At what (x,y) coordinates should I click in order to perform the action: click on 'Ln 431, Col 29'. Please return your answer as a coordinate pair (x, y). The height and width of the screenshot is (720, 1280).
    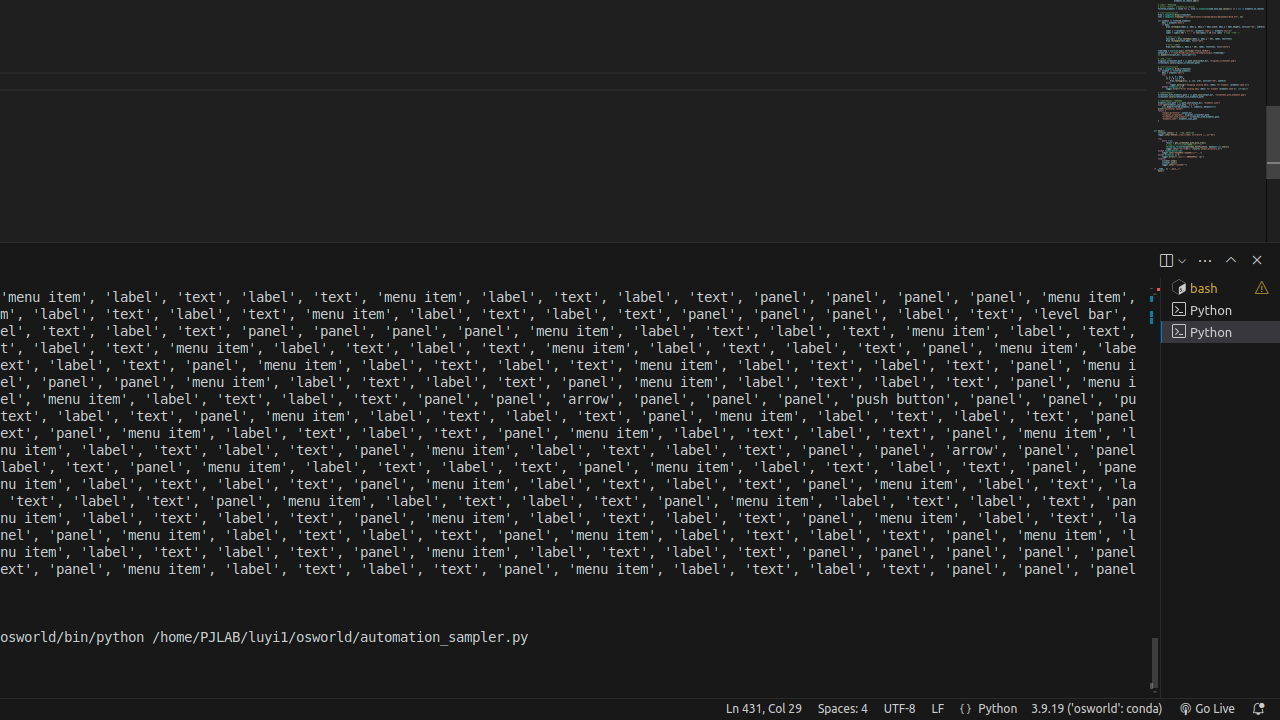
    Looking at the image, I should click on (763, 707).